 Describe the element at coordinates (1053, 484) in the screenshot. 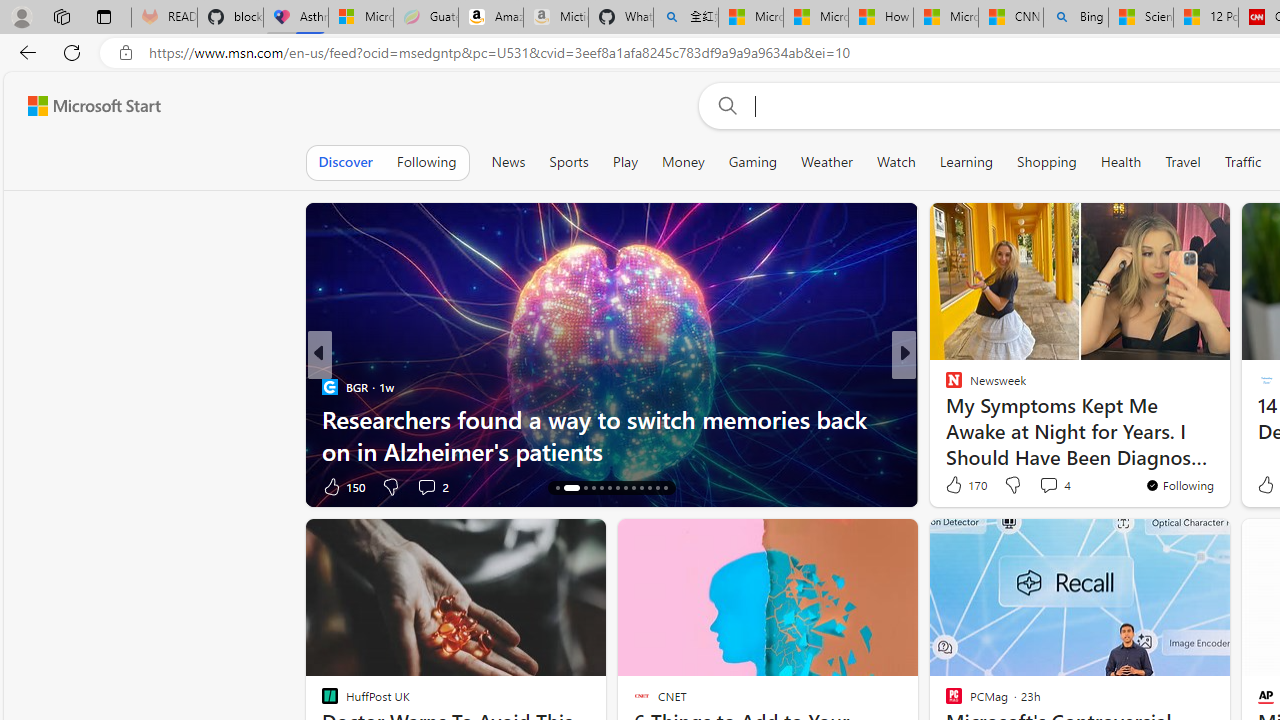

I see `'View comments 4 Comment'` at that location.